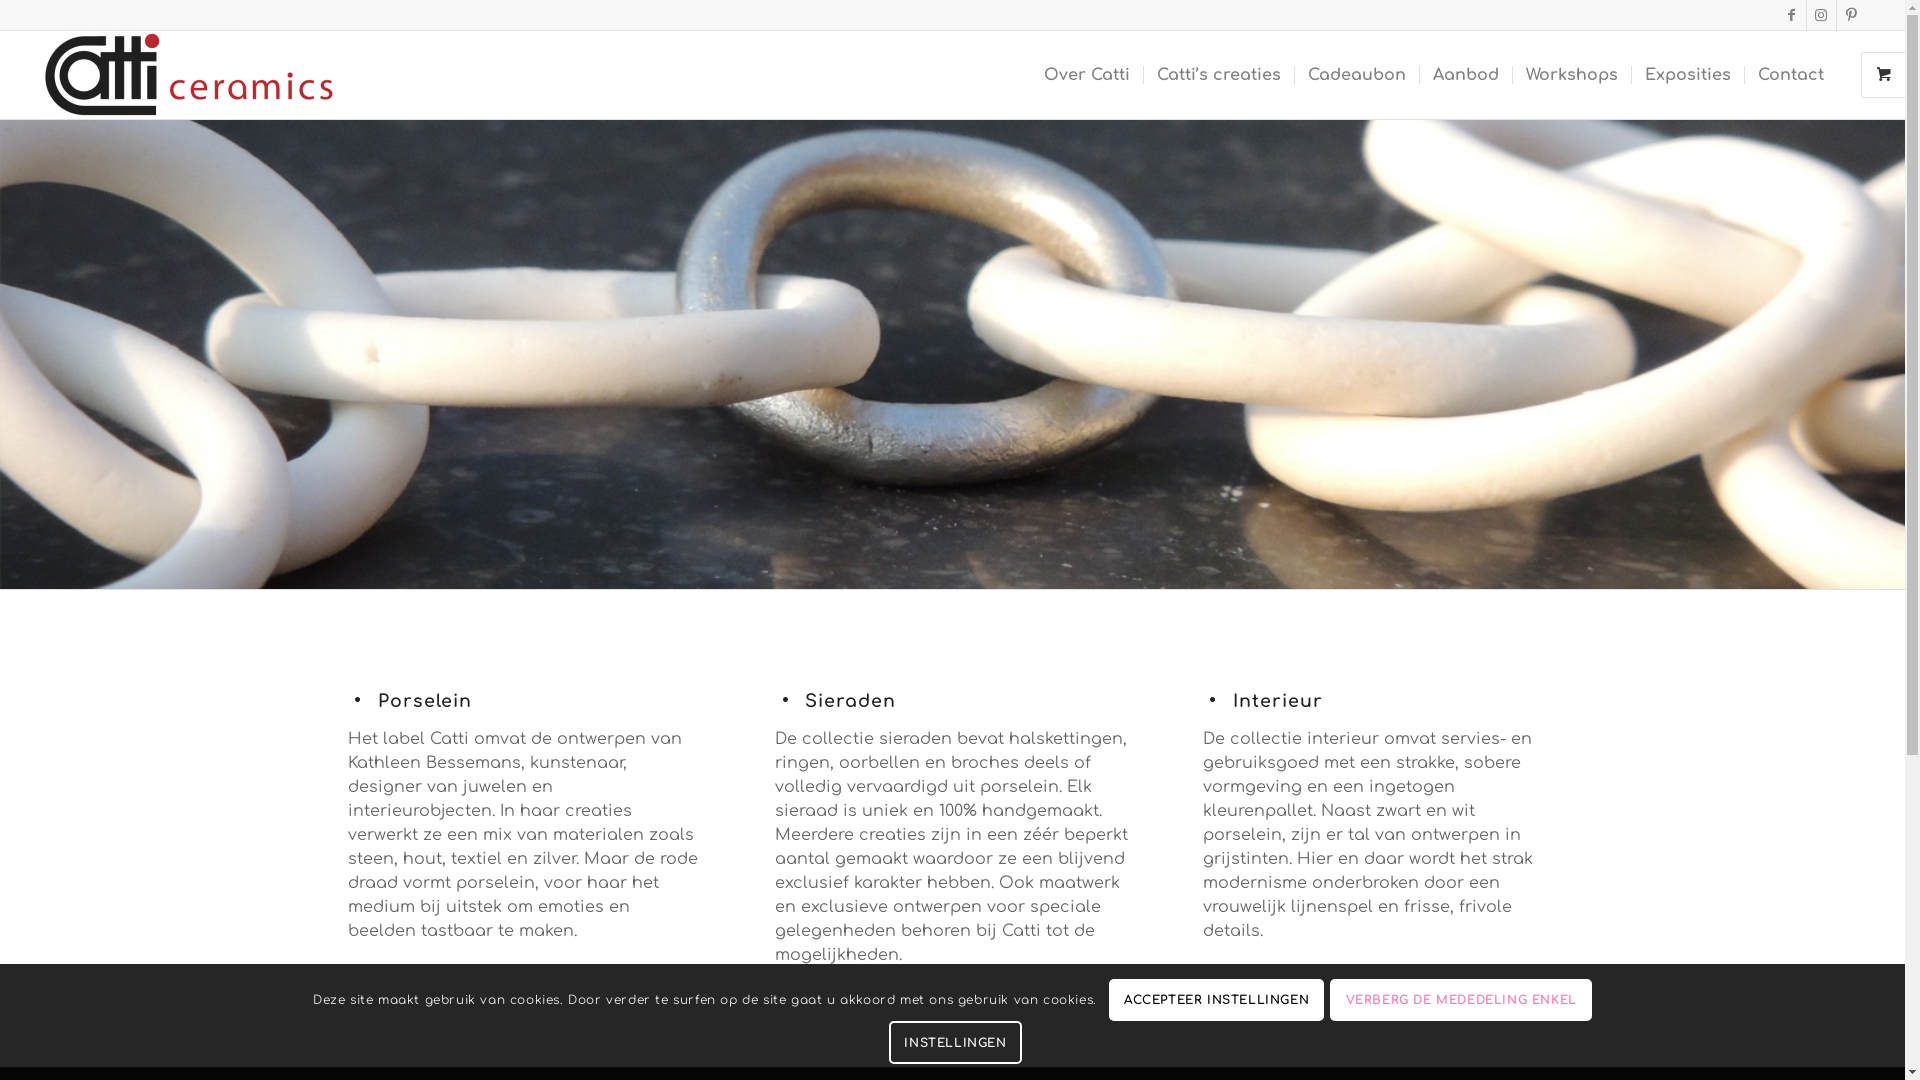 This screenshot has height=1080, width=1920. I want to click on 'Aanbod', so click(1418, 73).